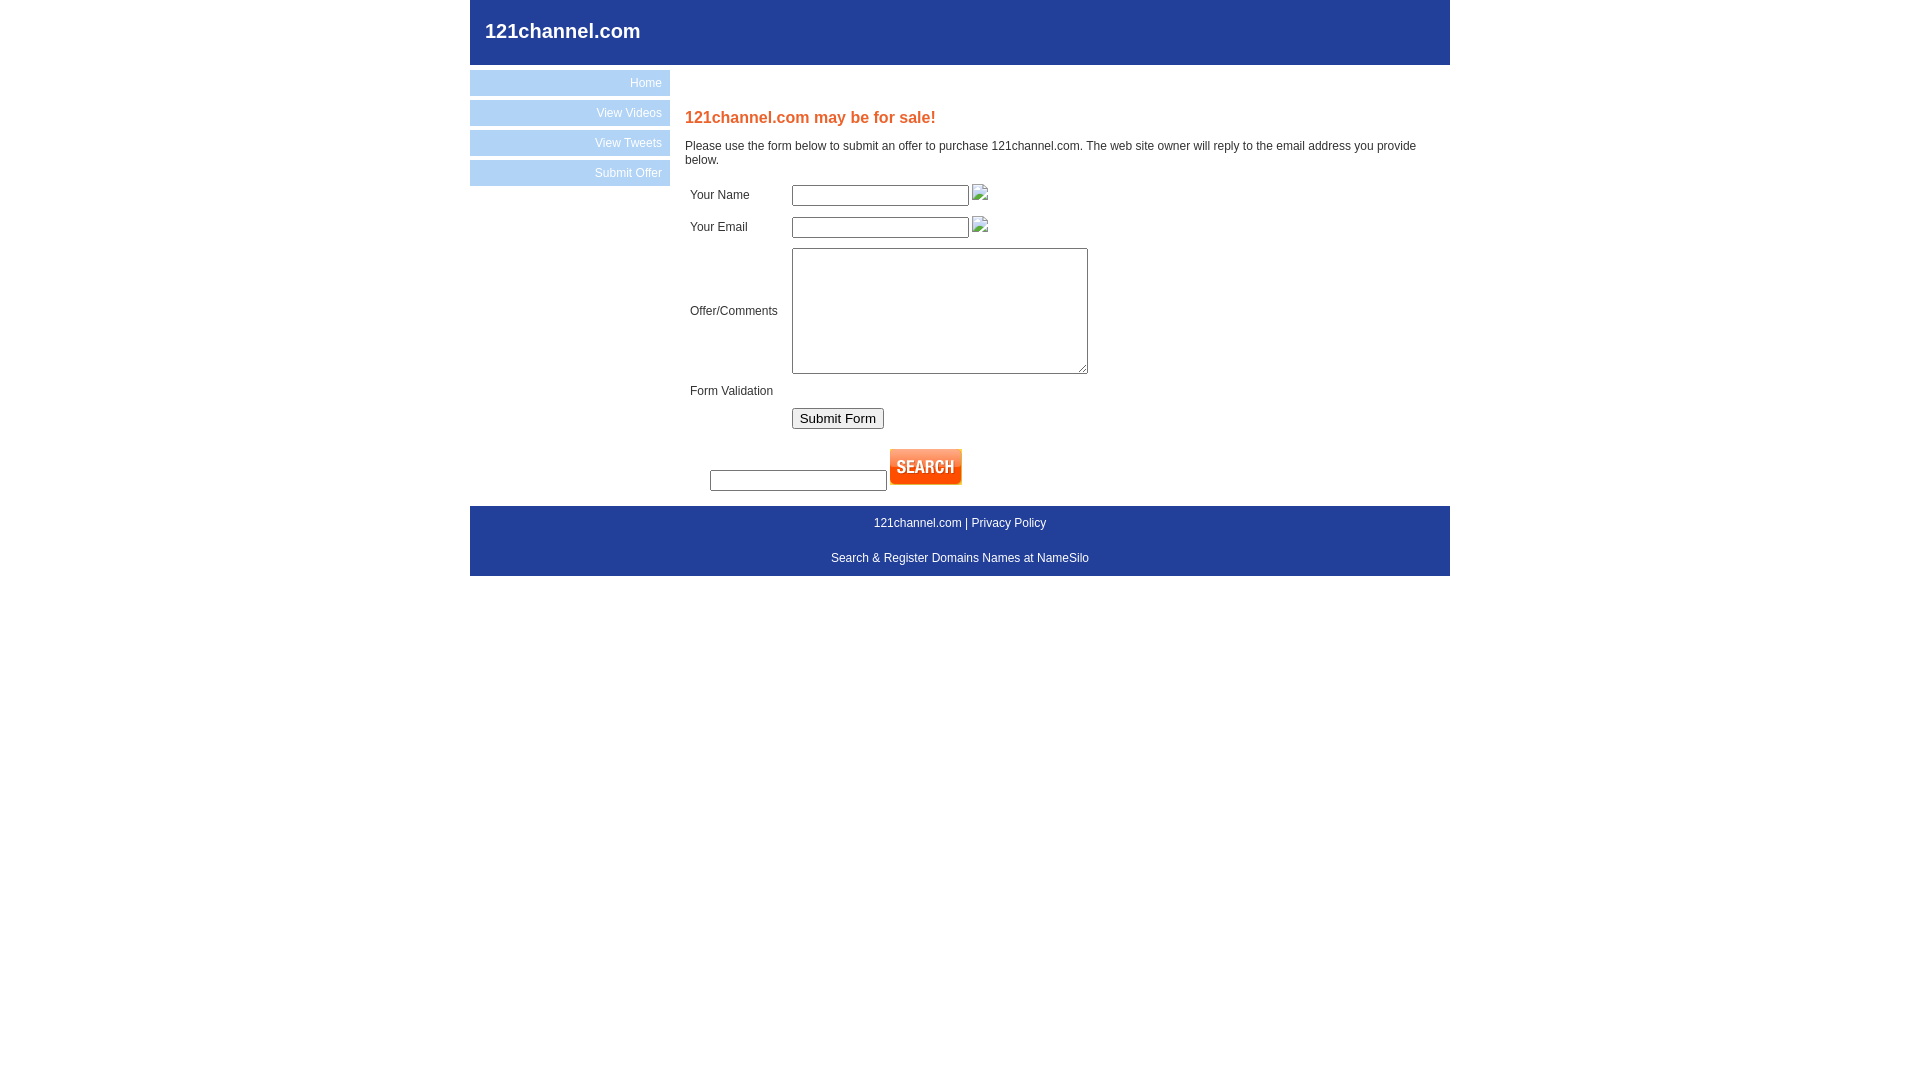  Describe the element at coordinates (971, 522) in the screenshot. I see `'Privacy Policy'` at that location.